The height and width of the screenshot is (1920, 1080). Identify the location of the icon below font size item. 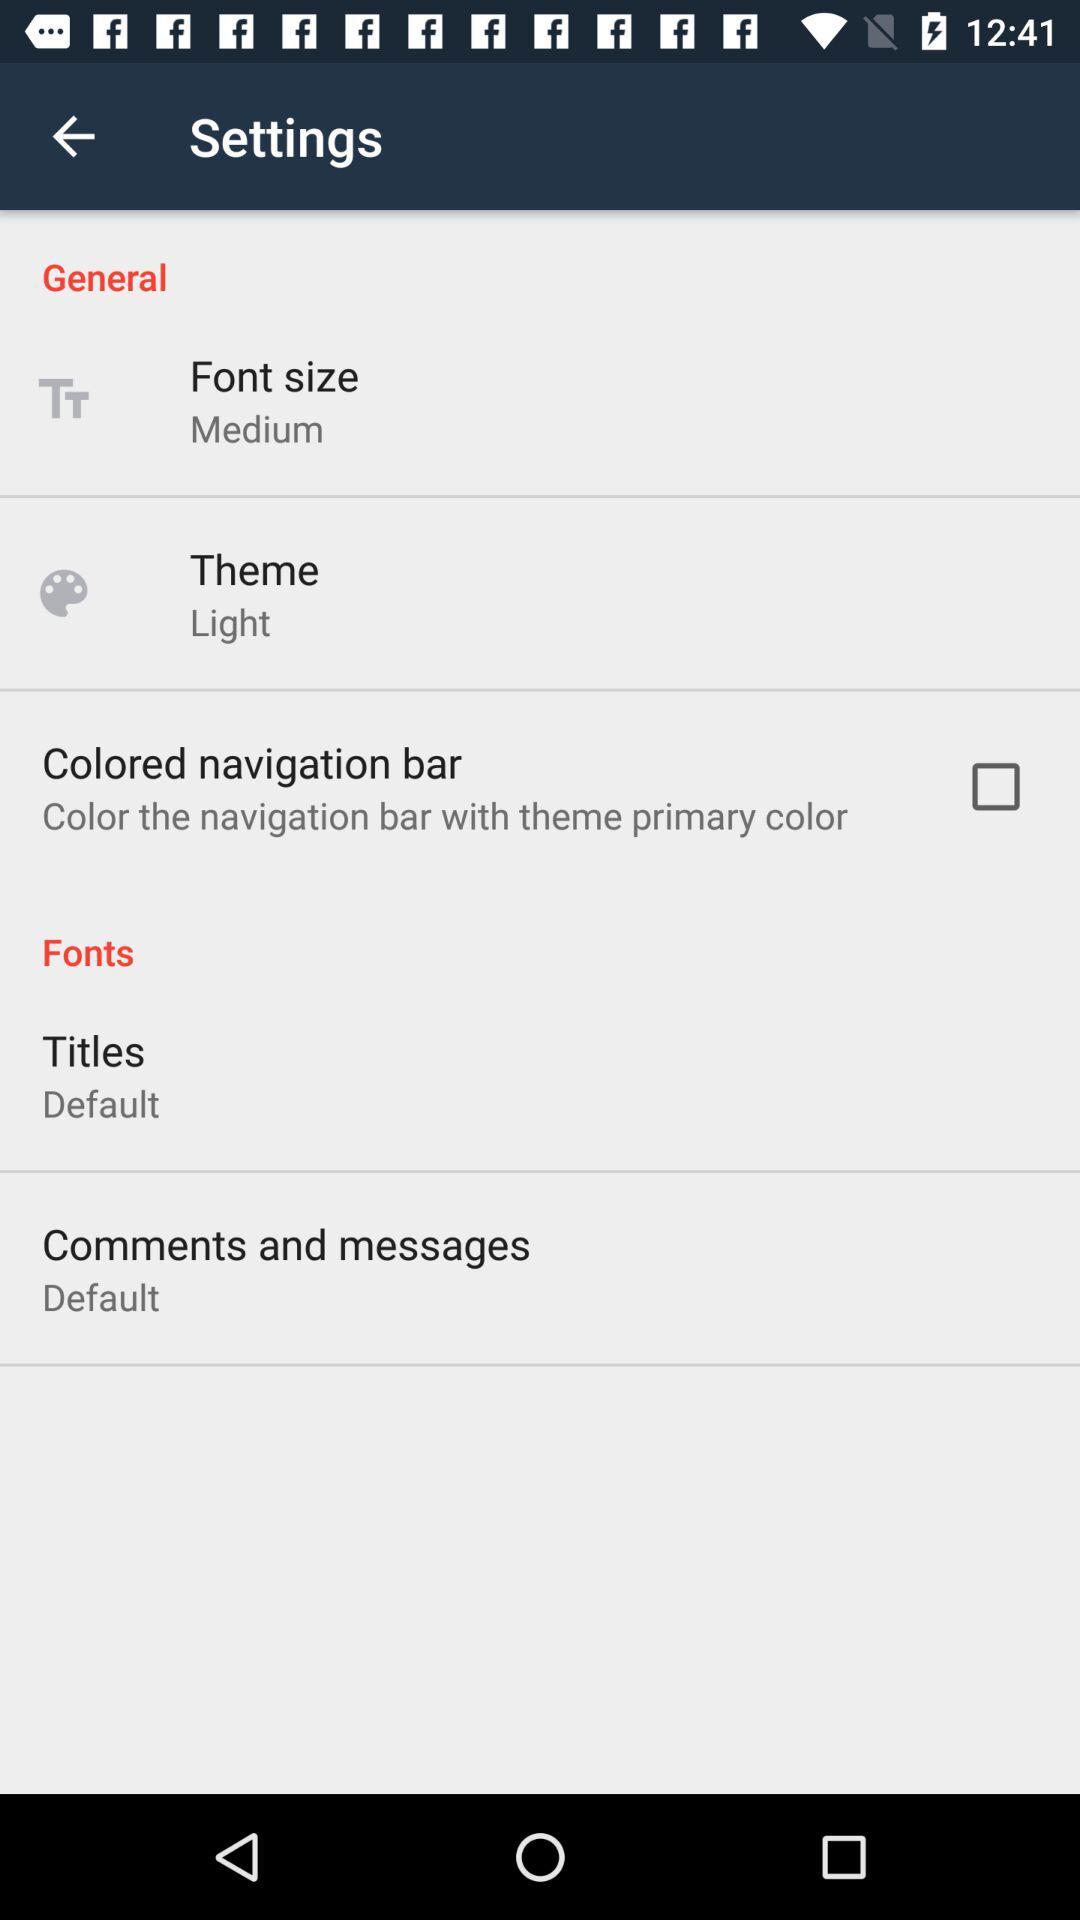
(255, 427).